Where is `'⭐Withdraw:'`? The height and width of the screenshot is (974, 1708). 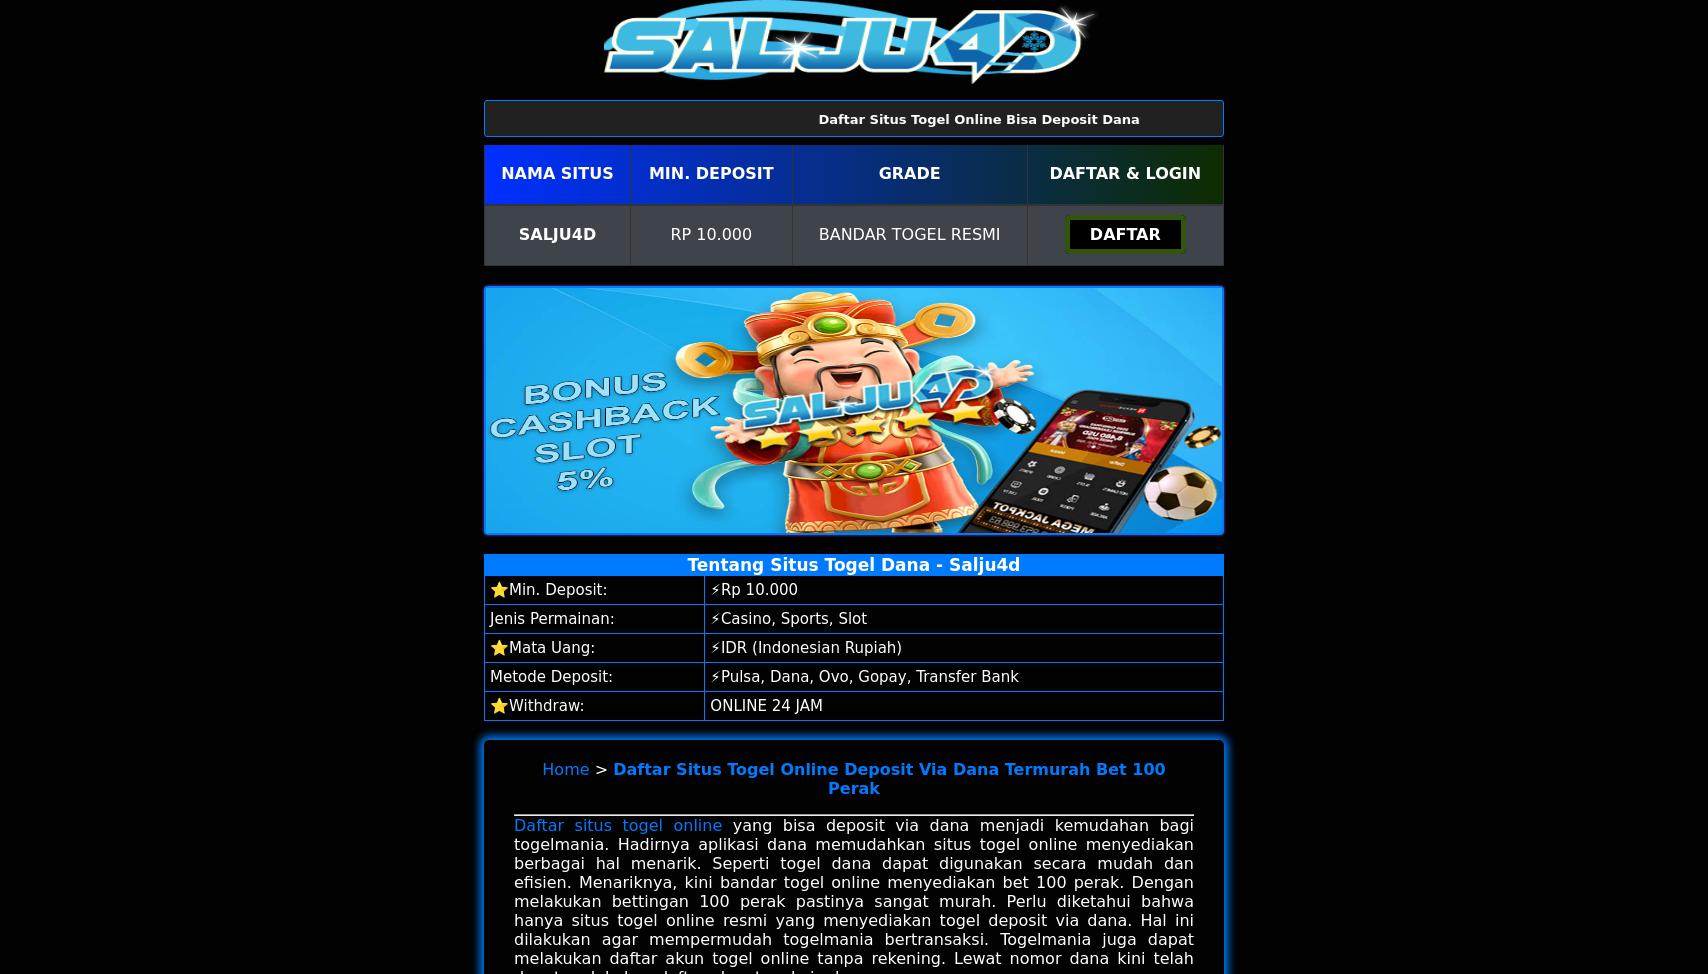 '⭐Withdraw:' is located at coordinates (536, 705).